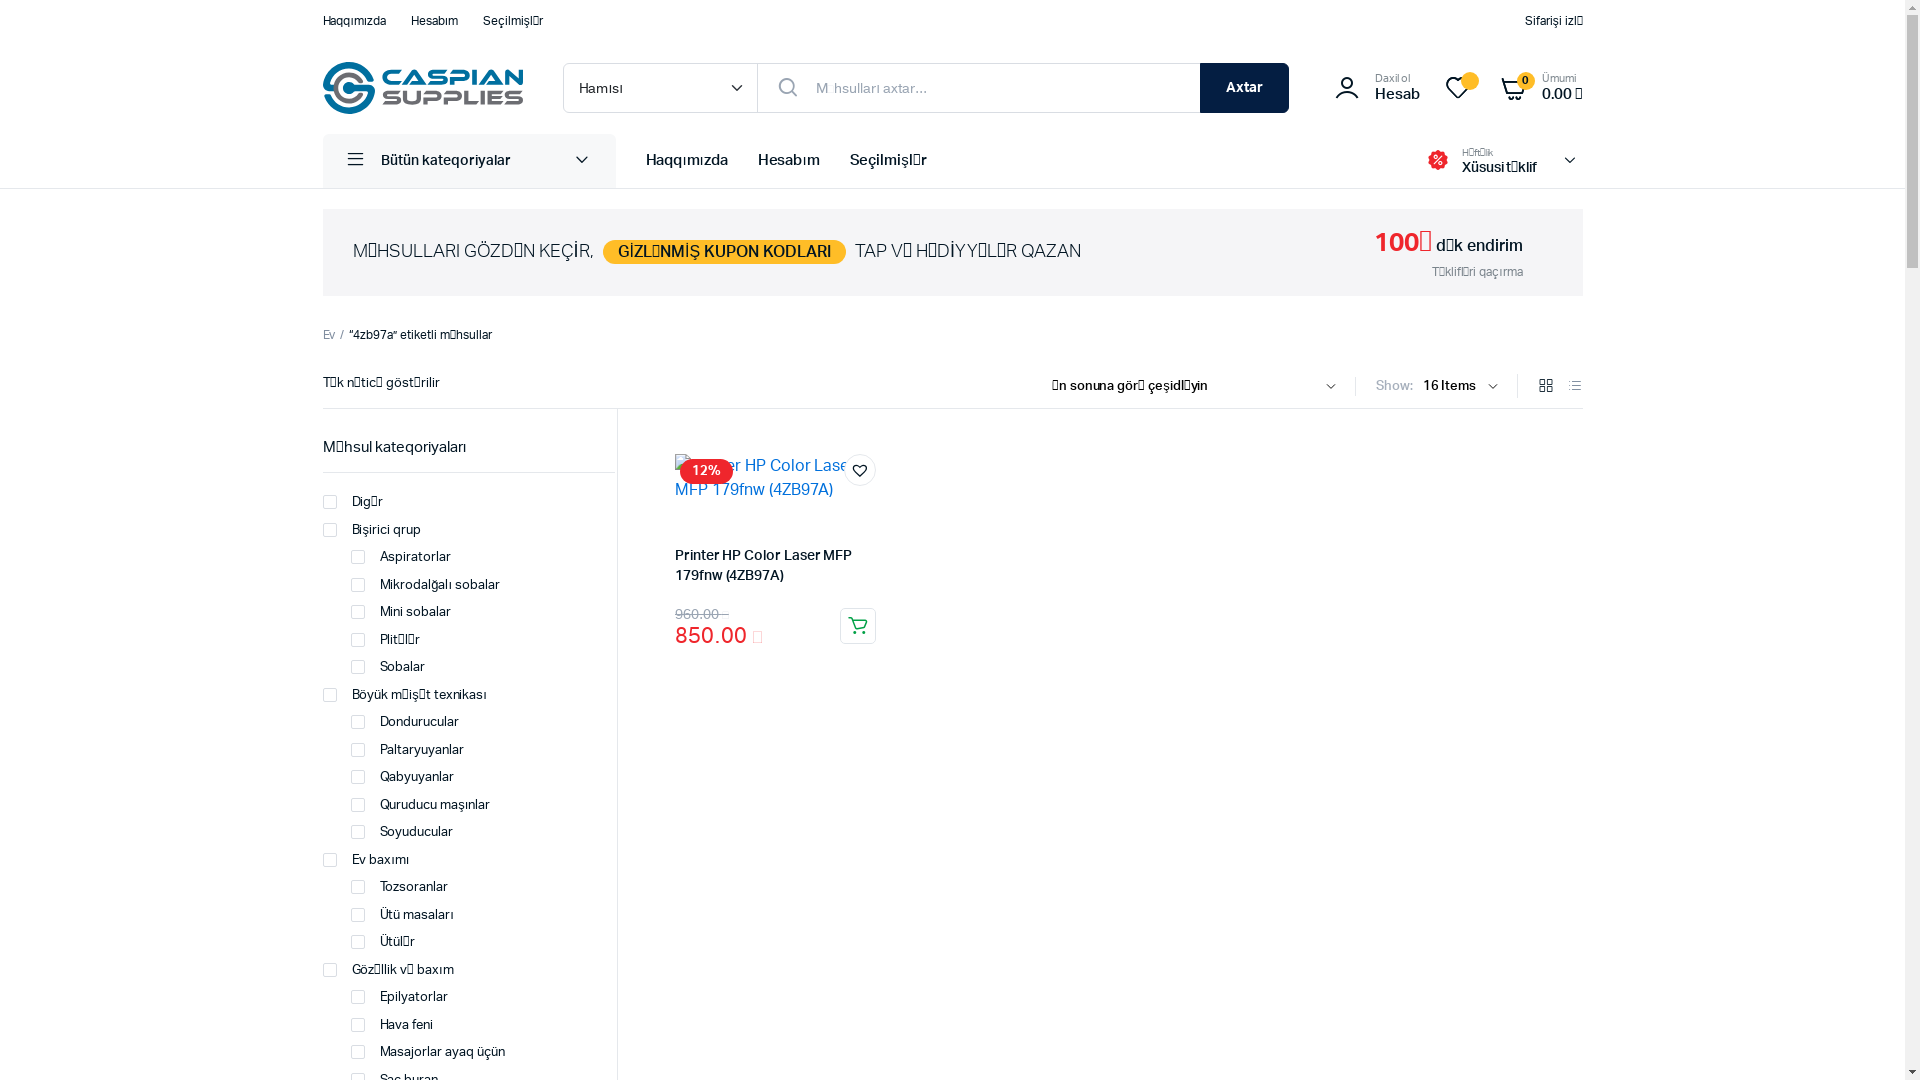 The width and height of the screenshot is (1920, 1080). What do you see at coordinates (350, 777) in the screenshot?
I see `'Qabyuyanlar'` at bounding box center [350, 777].